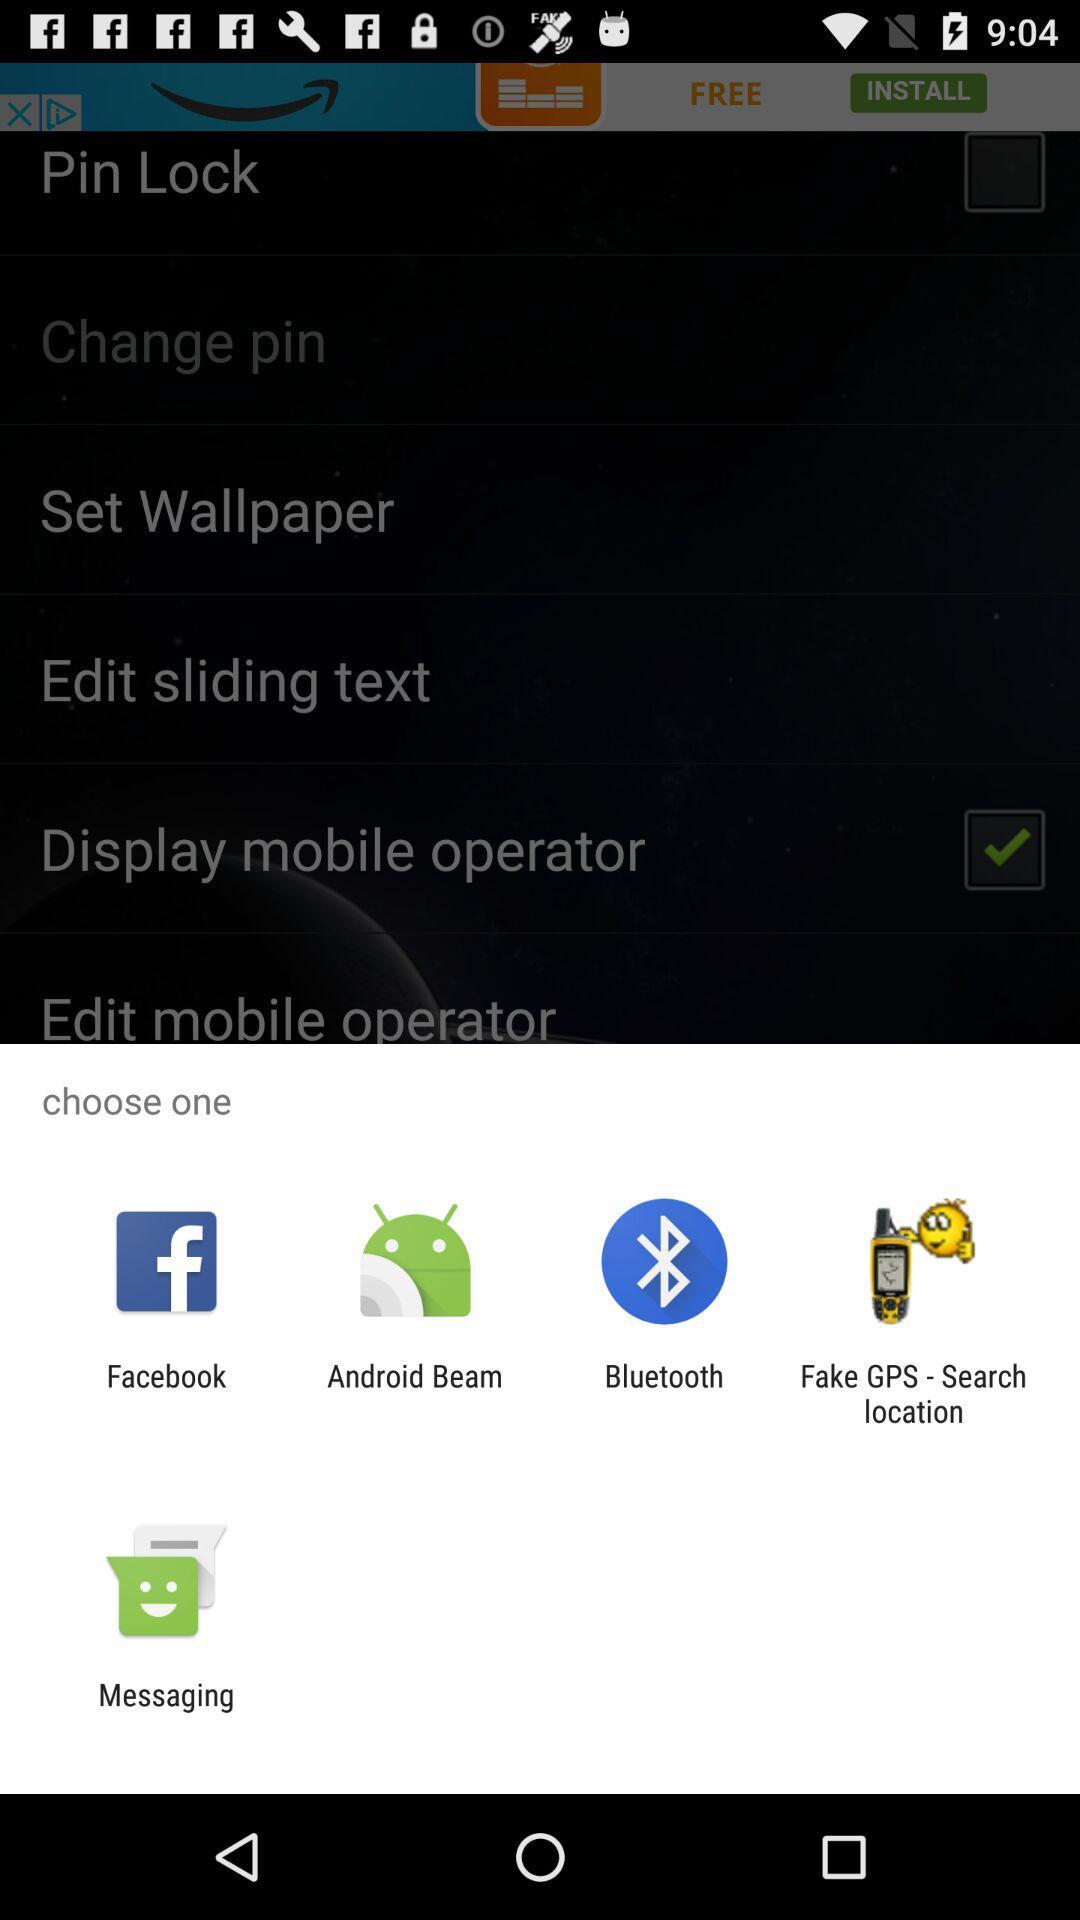  What do you see at coordinates (913, 1392) in the screenshot?
I see `the fake gps search icon` at bounding box center [913, 1392].